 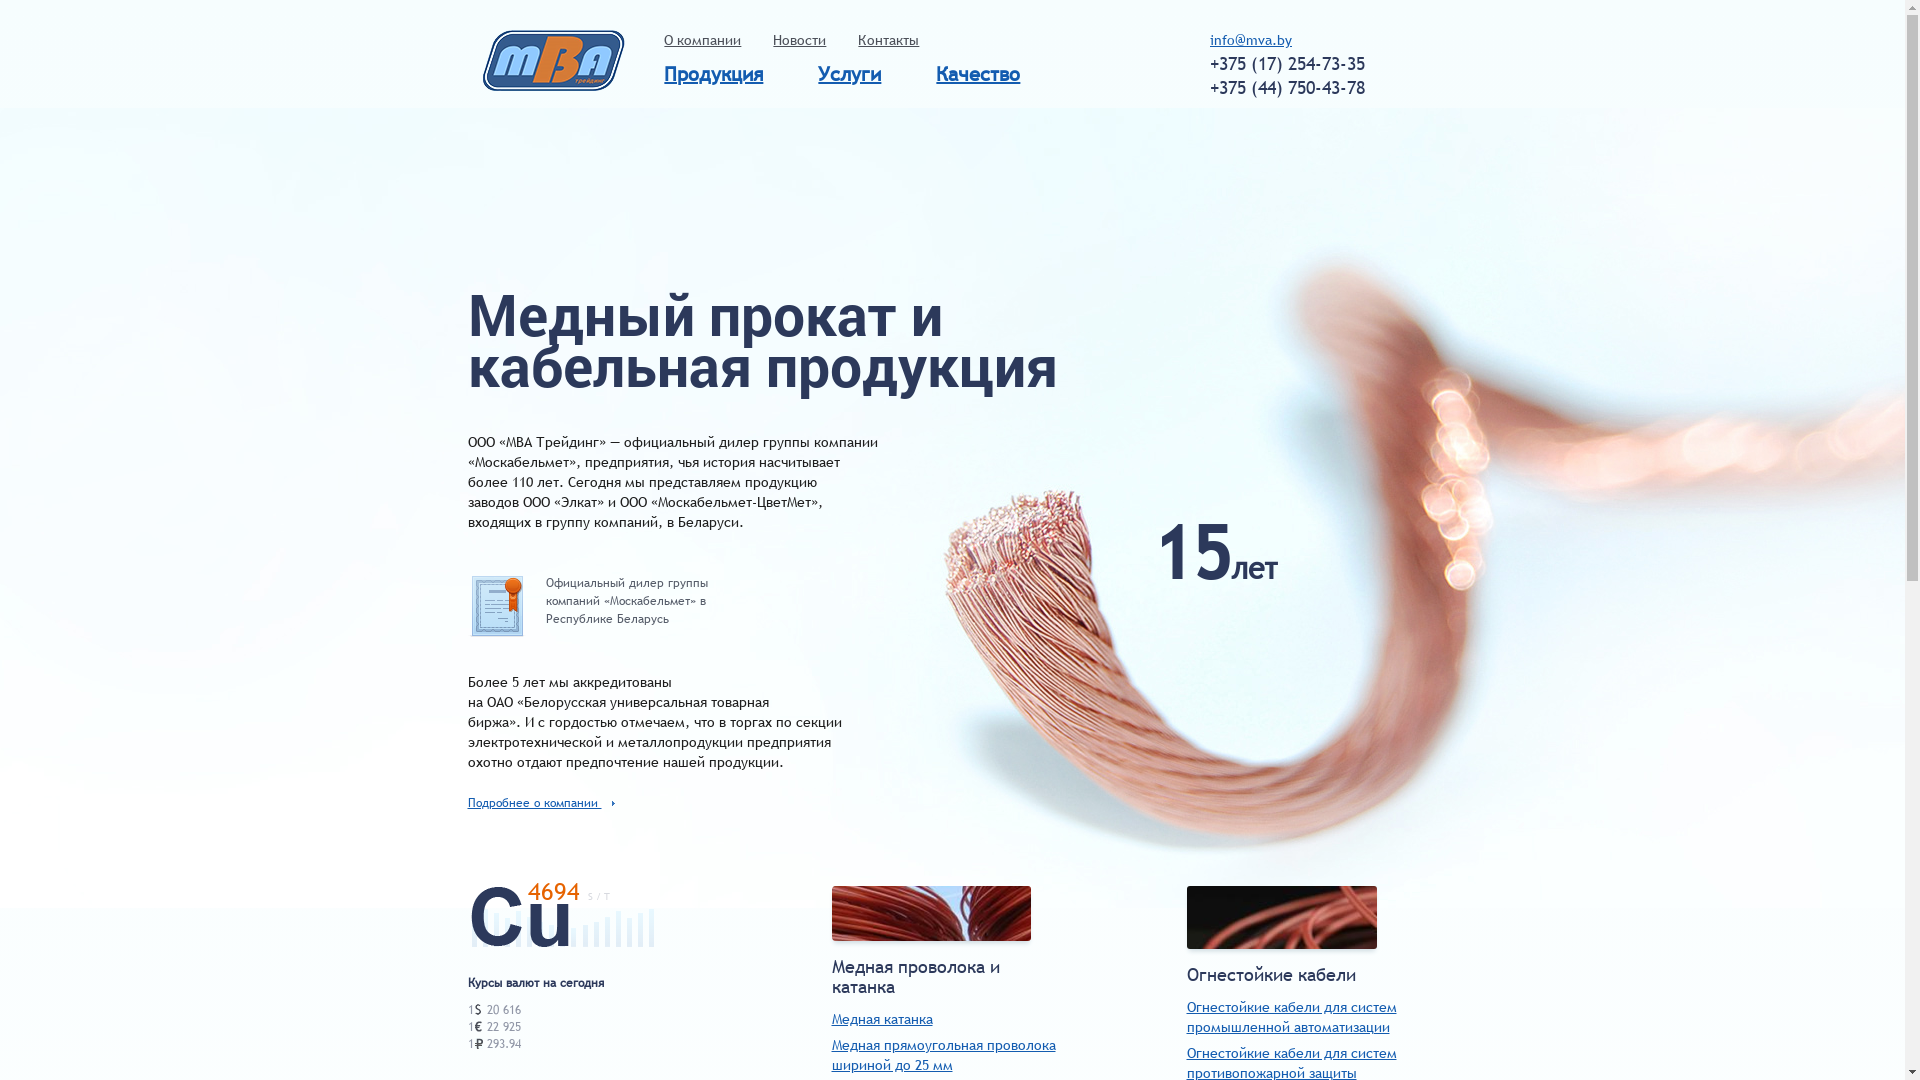 I want to click on 'info@mva.by', so click(x=1208, y=39).